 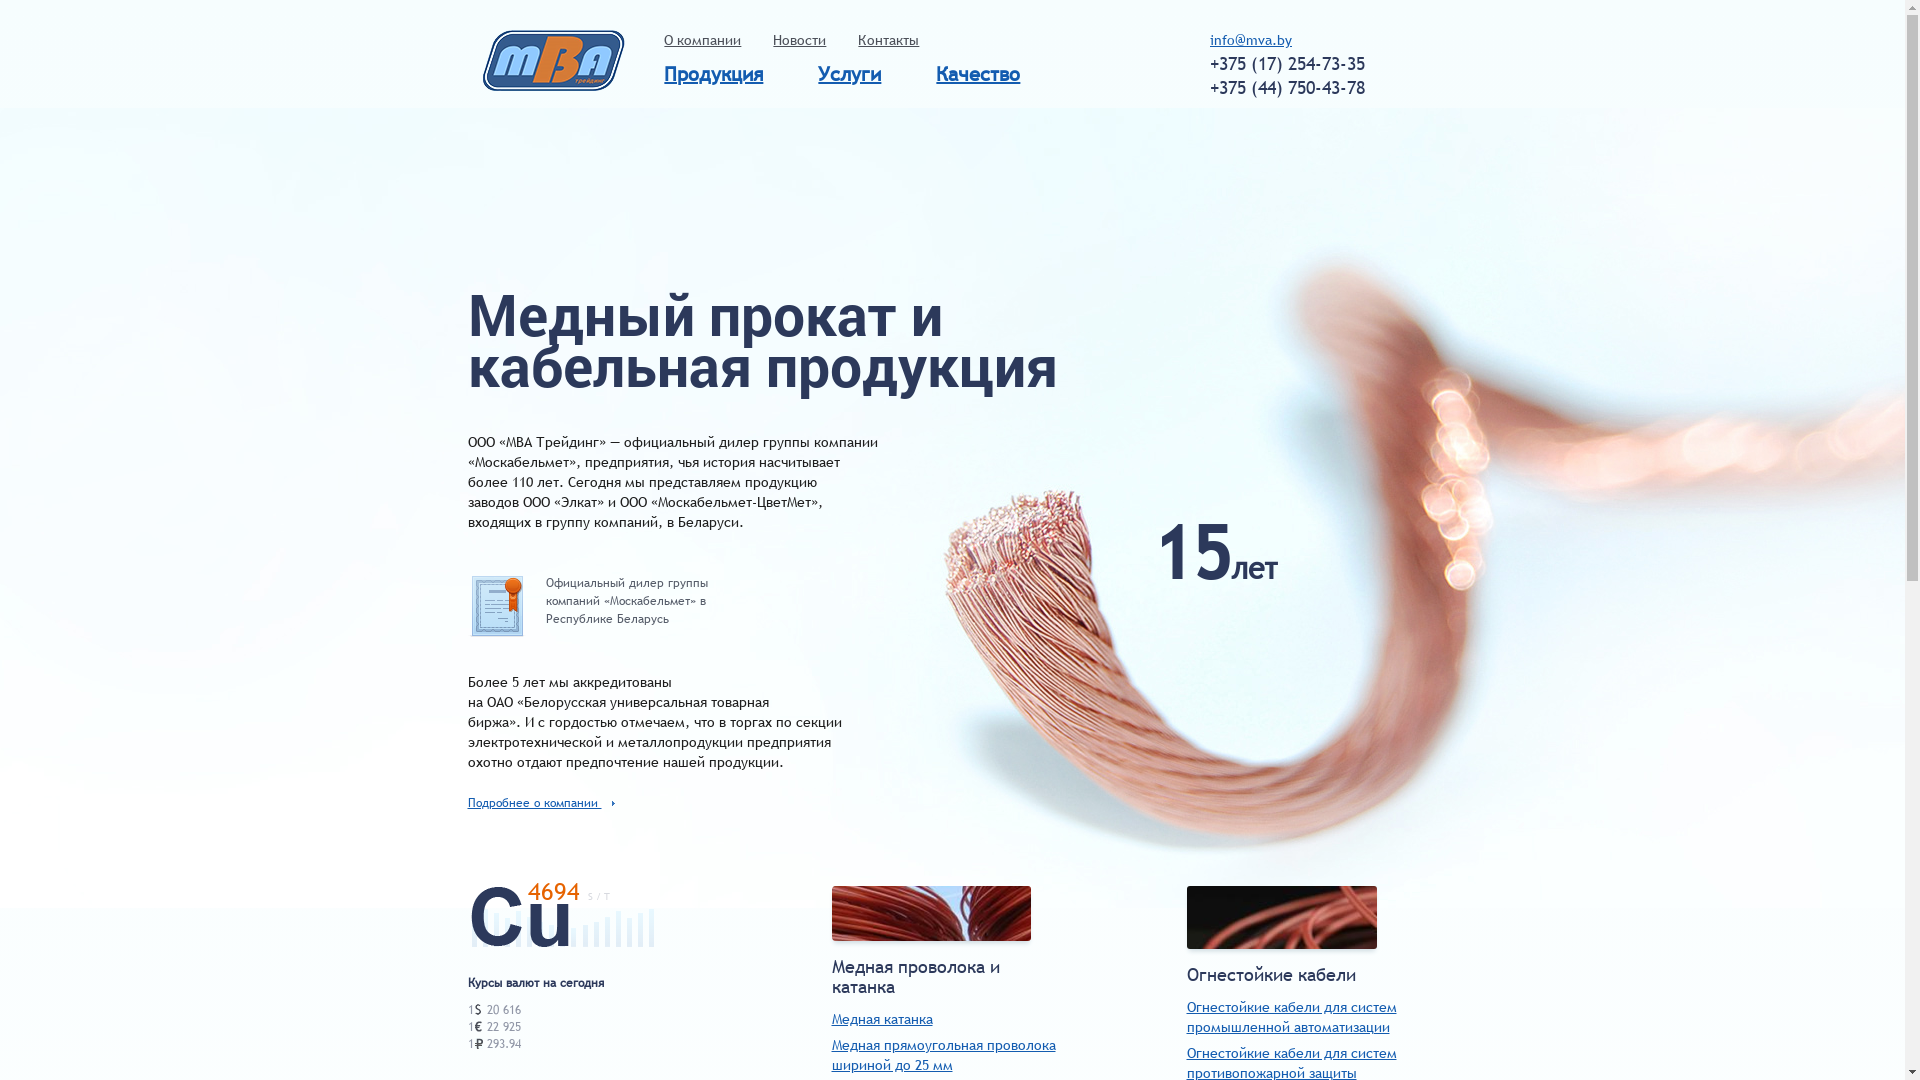 I want to click on 'info@mva.by', so click(x=1208, y=39).